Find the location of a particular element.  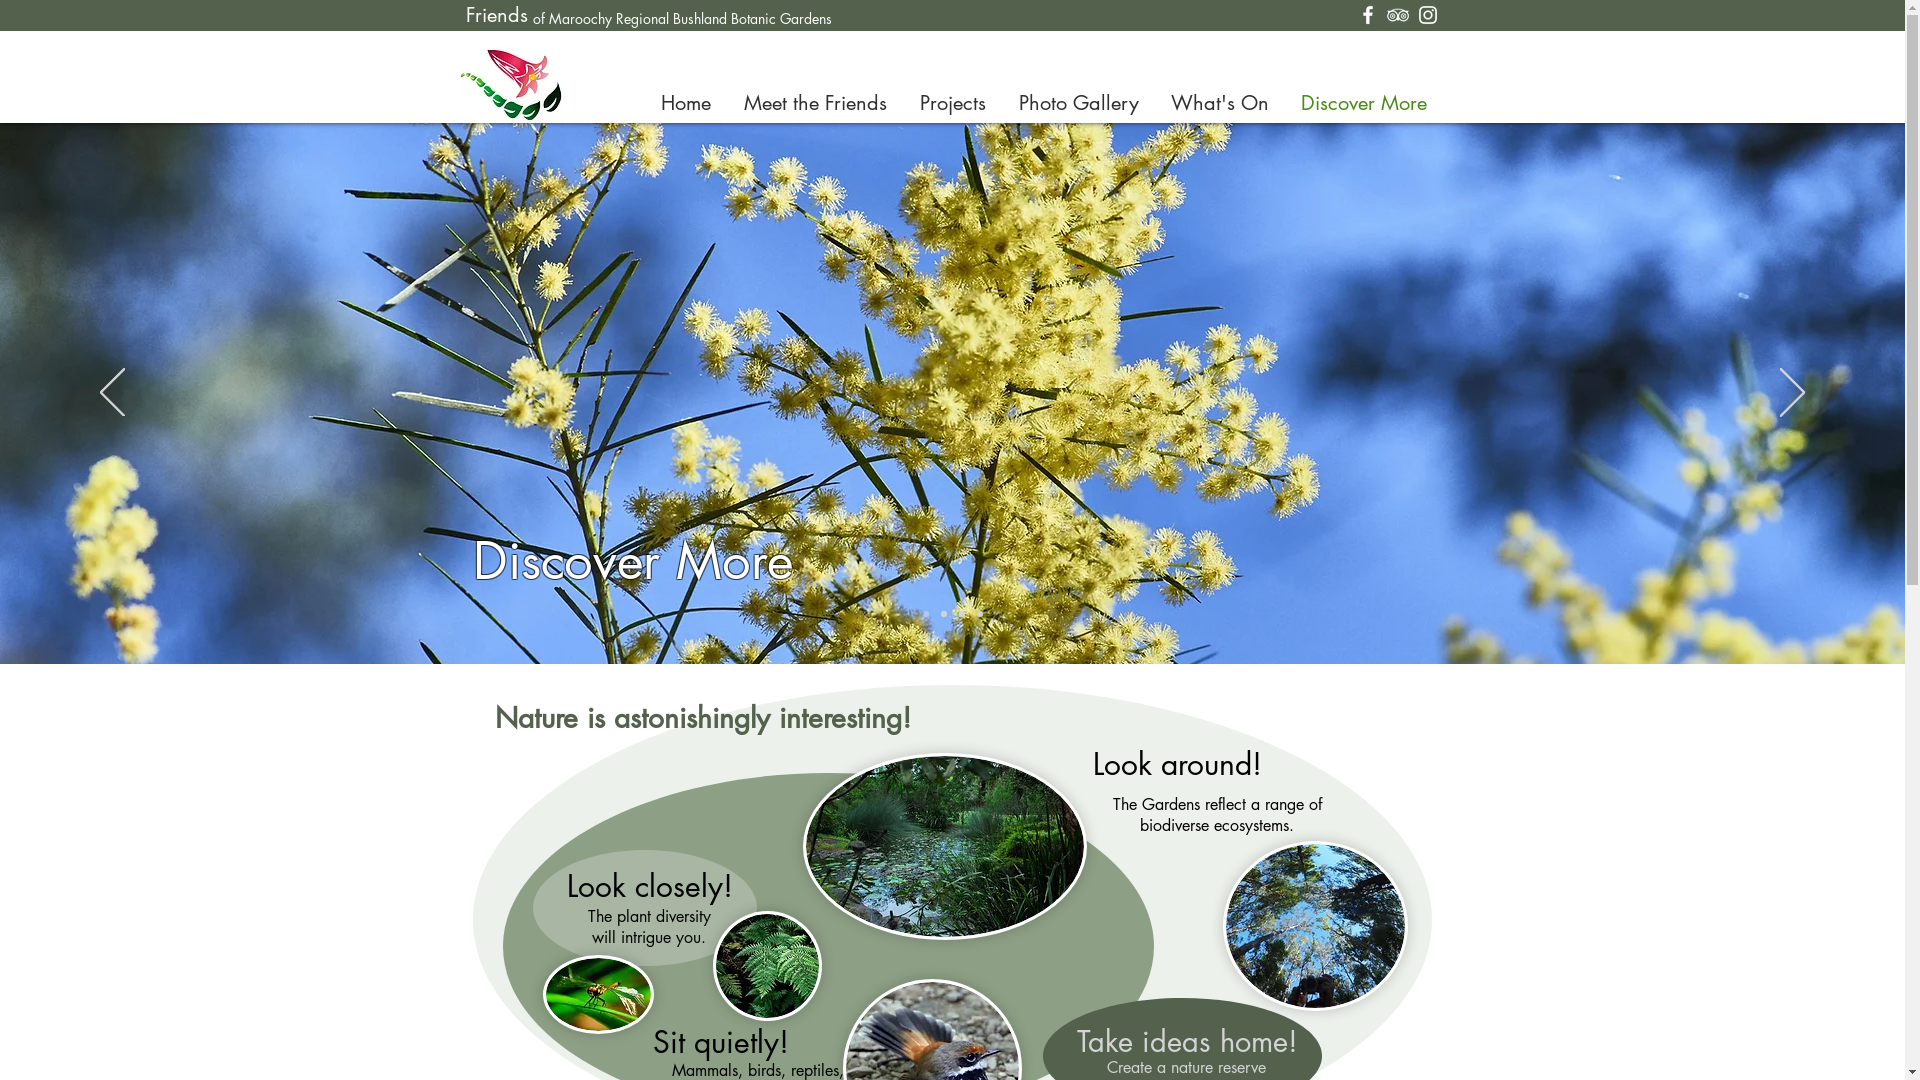

'Meet the Friends' is located at coordinates (816, 103).